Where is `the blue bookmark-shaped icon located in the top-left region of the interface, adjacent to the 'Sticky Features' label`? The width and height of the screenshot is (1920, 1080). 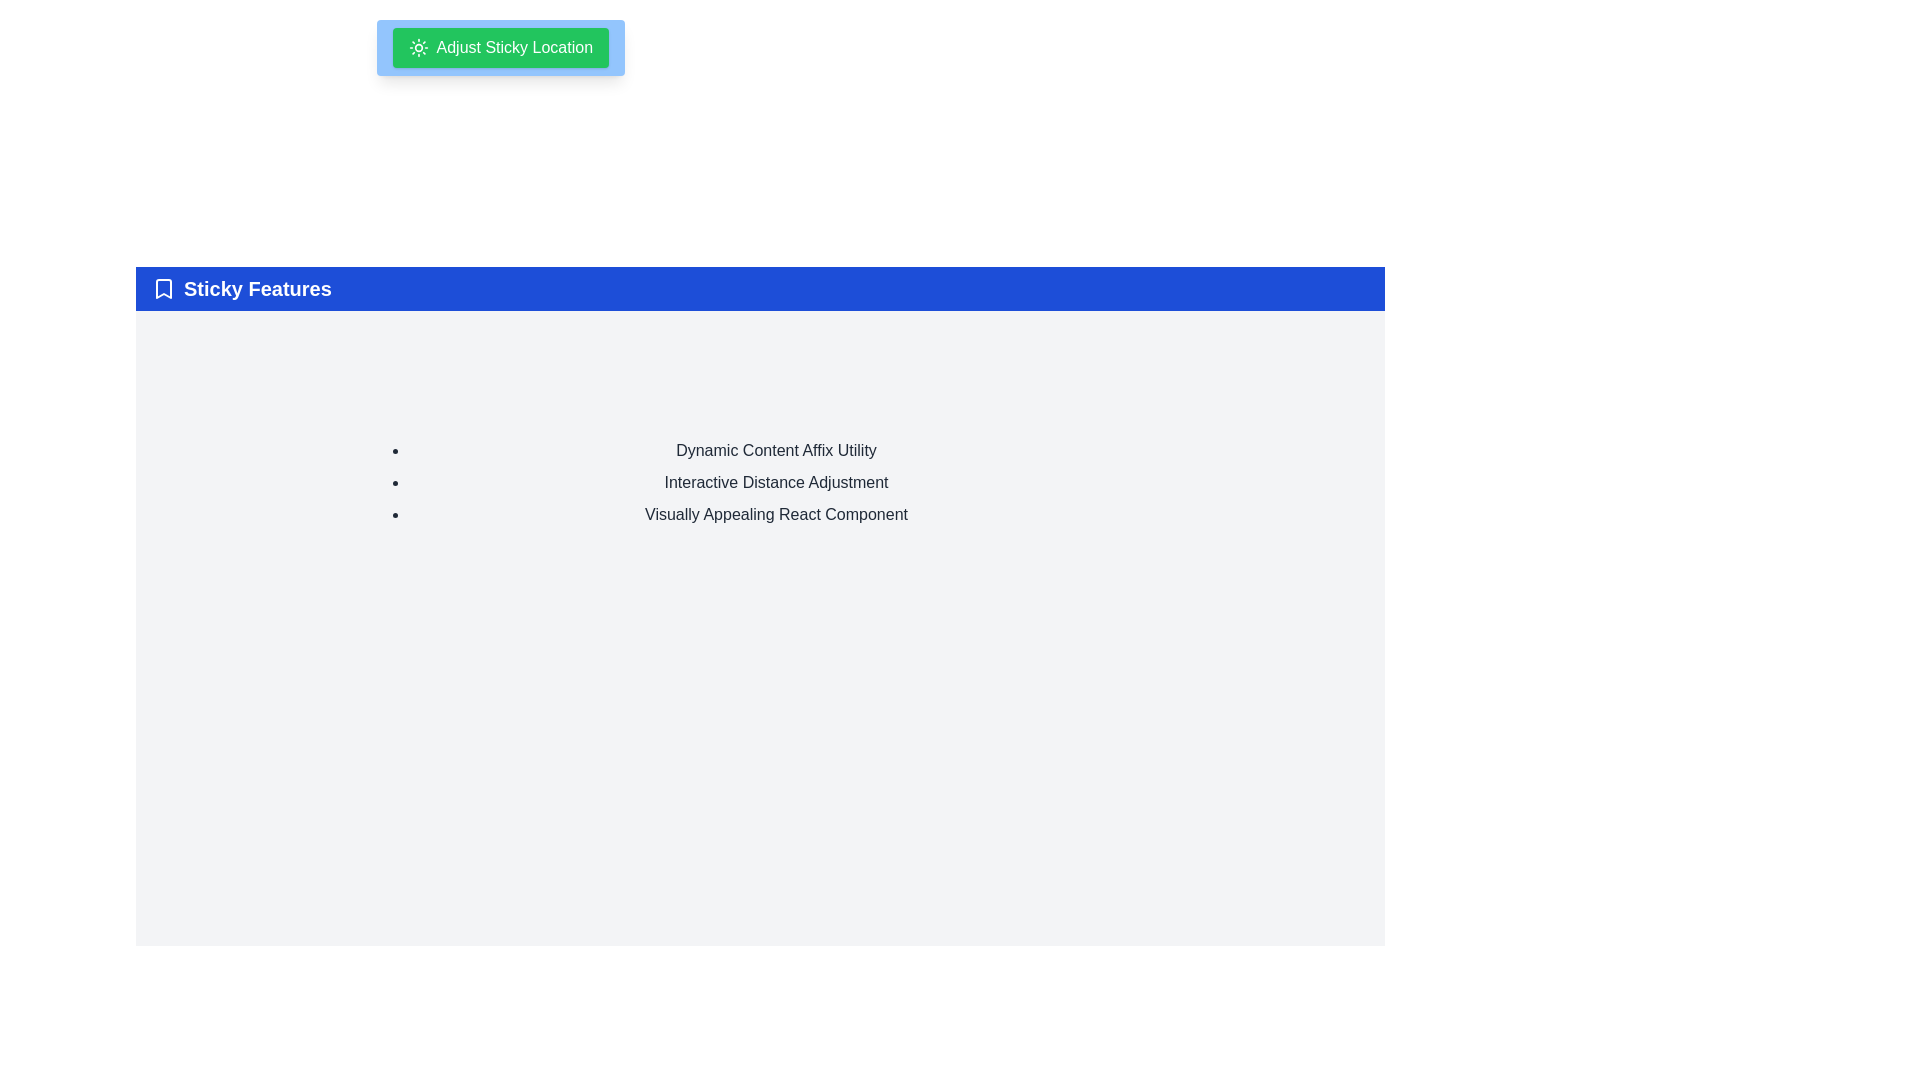 the blue bookmark-shaped icon located in the top-left region of the interface, adjacent to the 'Sticky Features' label is located at coordinates (163, 289).